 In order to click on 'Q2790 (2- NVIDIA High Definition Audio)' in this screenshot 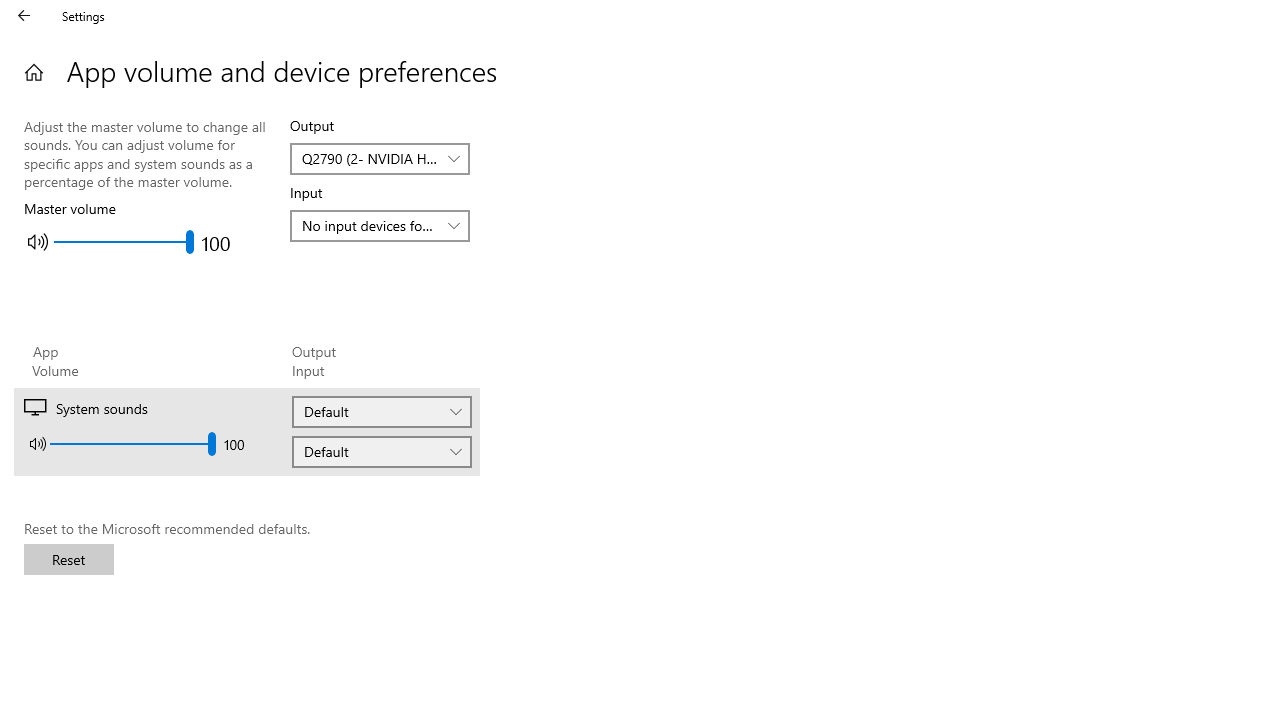, I will do `click(369, 157)`.